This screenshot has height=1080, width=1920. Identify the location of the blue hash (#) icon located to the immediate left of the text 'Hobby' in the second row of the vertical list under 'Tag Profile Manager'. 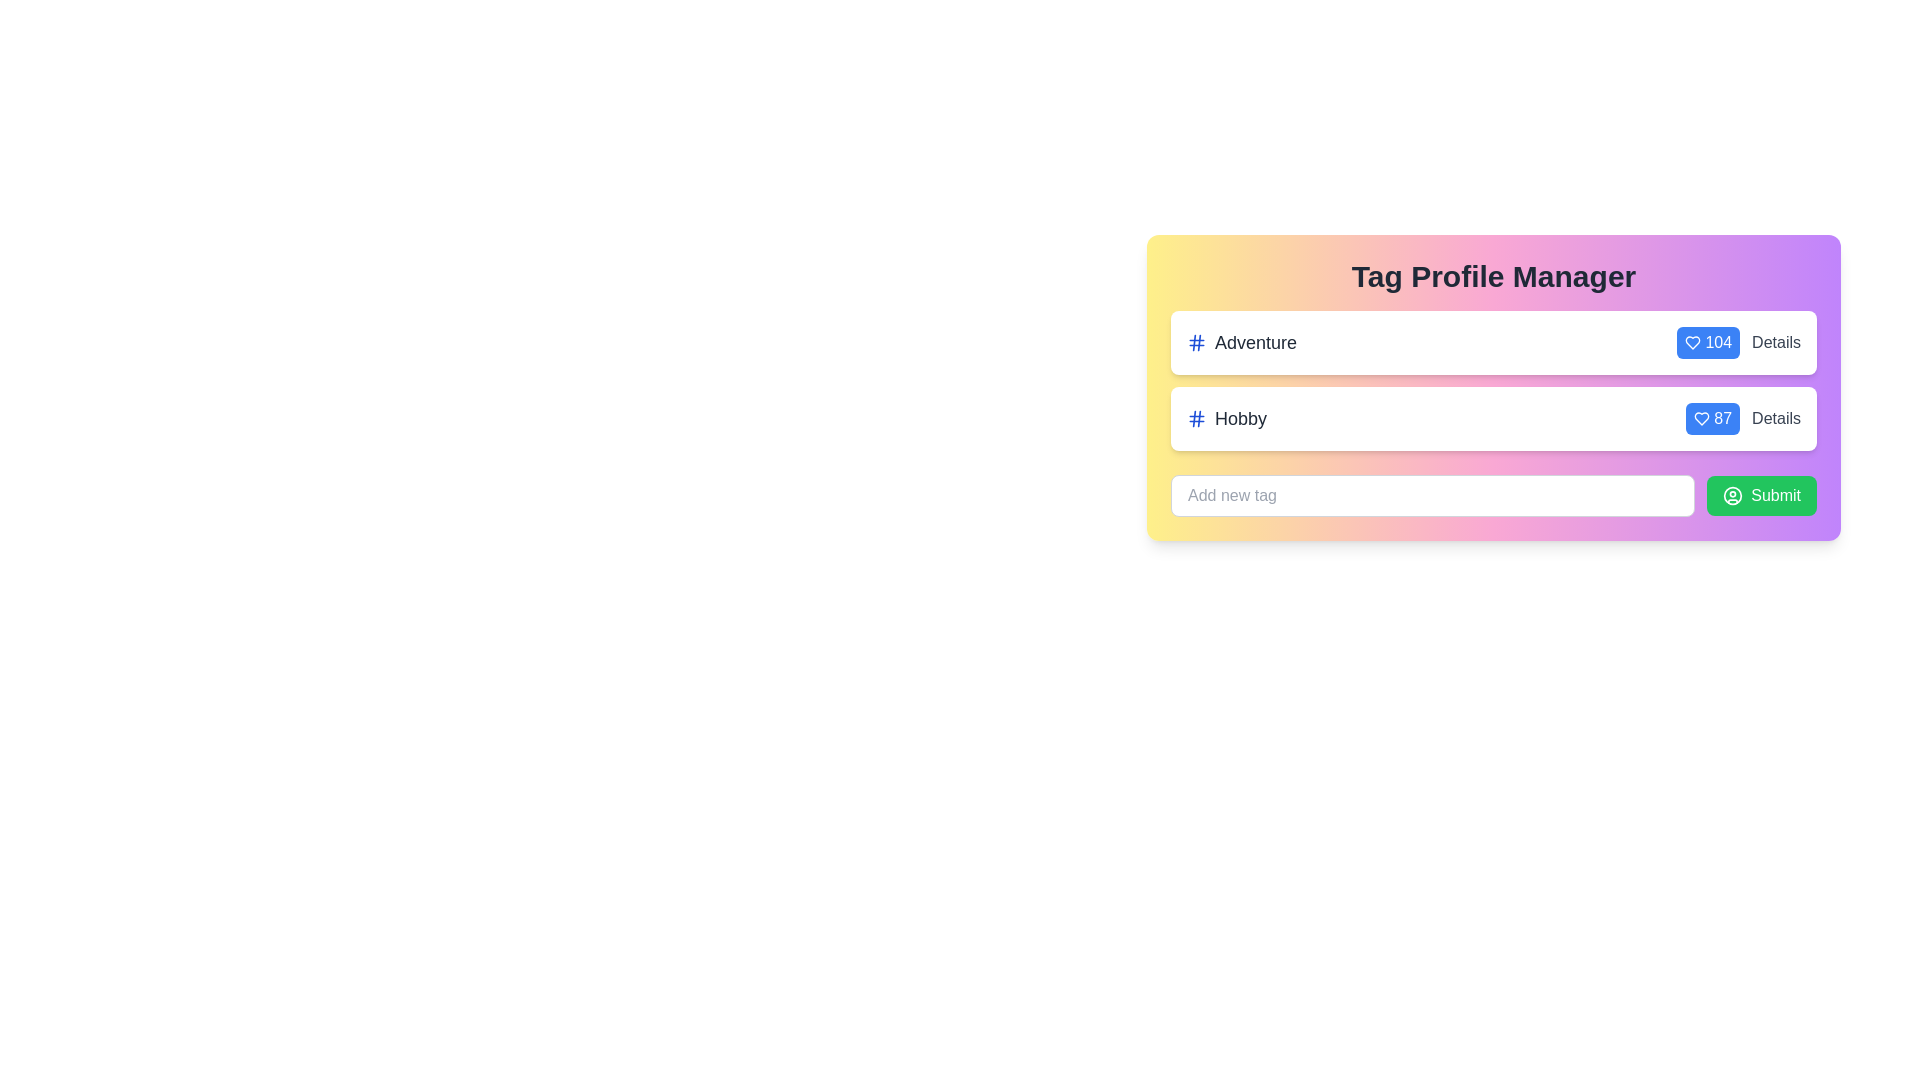
(1196, 418).